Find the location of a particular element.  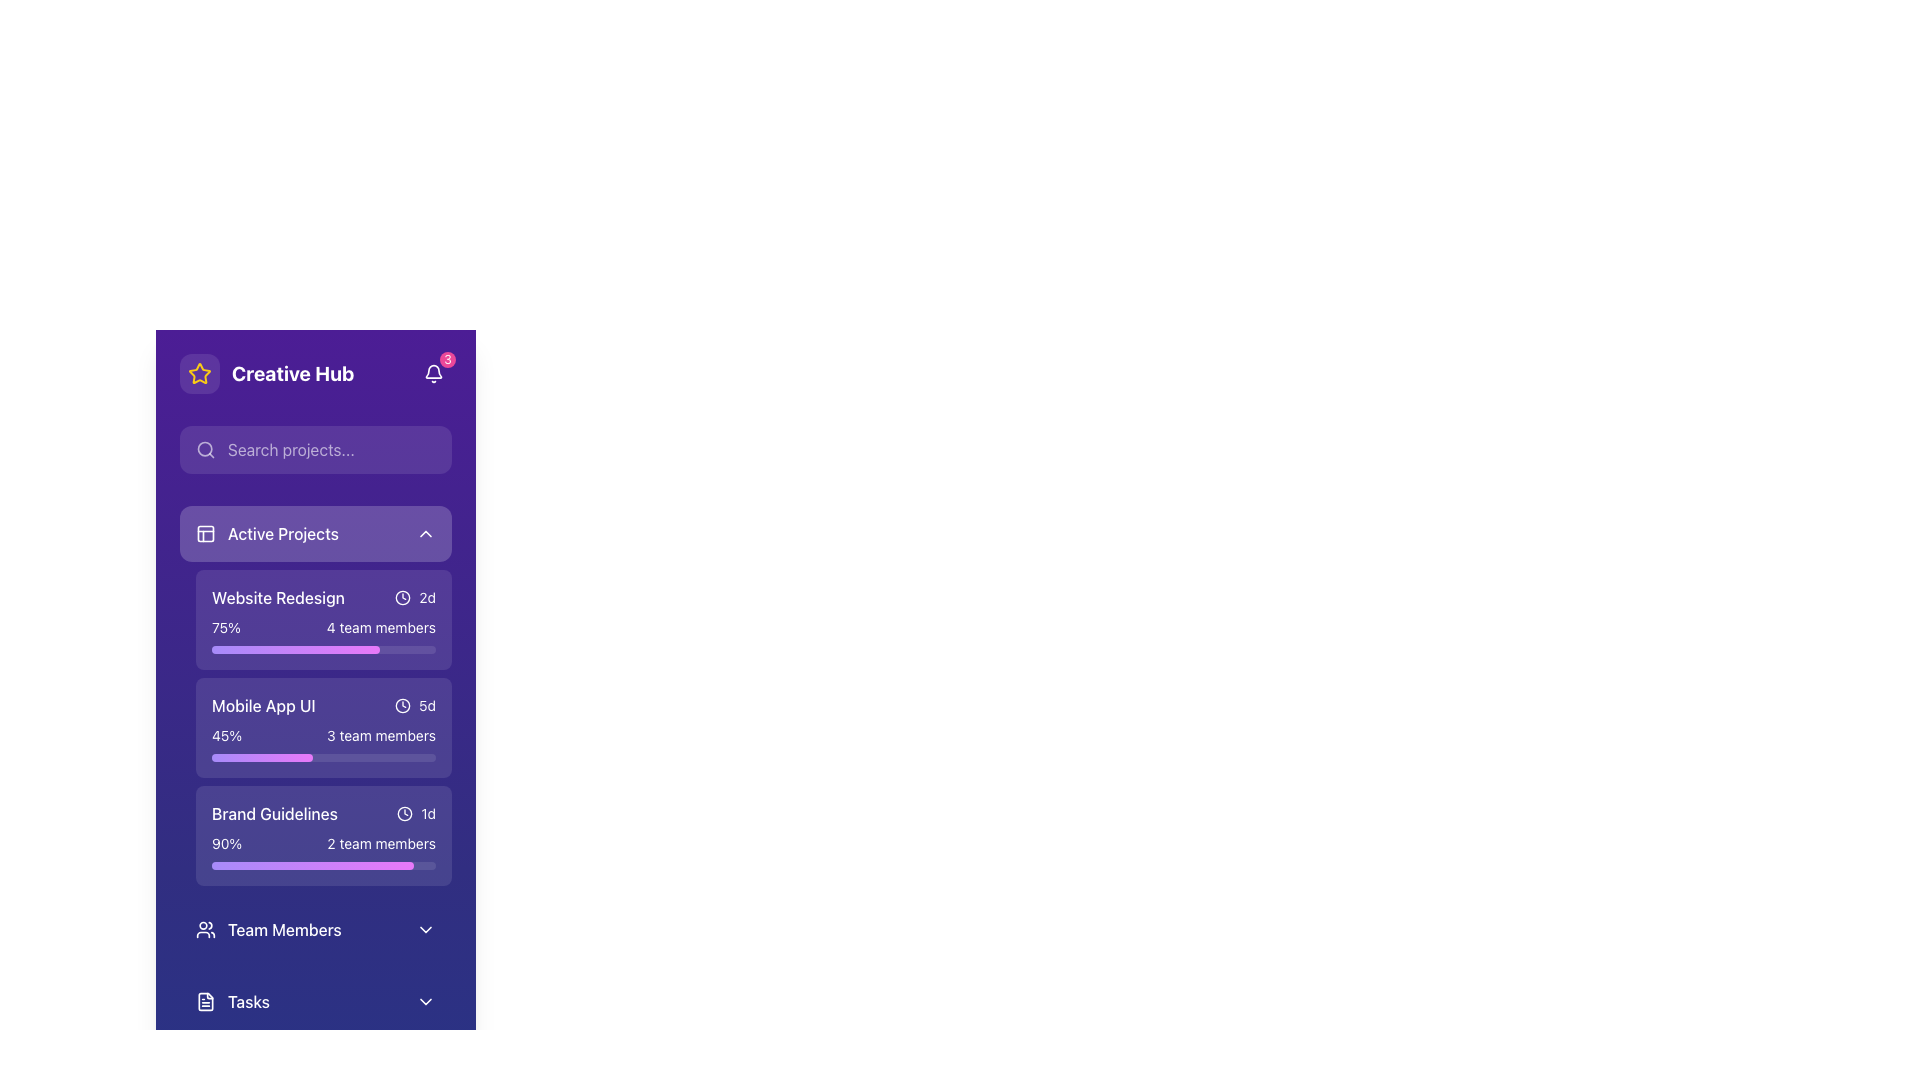

the horizontal progress bar with a gradient fill transitioning from violet to fuchsia, located in the 'Active Projects' section under 'Mobile App UI' is located at coordinates (261, 758).